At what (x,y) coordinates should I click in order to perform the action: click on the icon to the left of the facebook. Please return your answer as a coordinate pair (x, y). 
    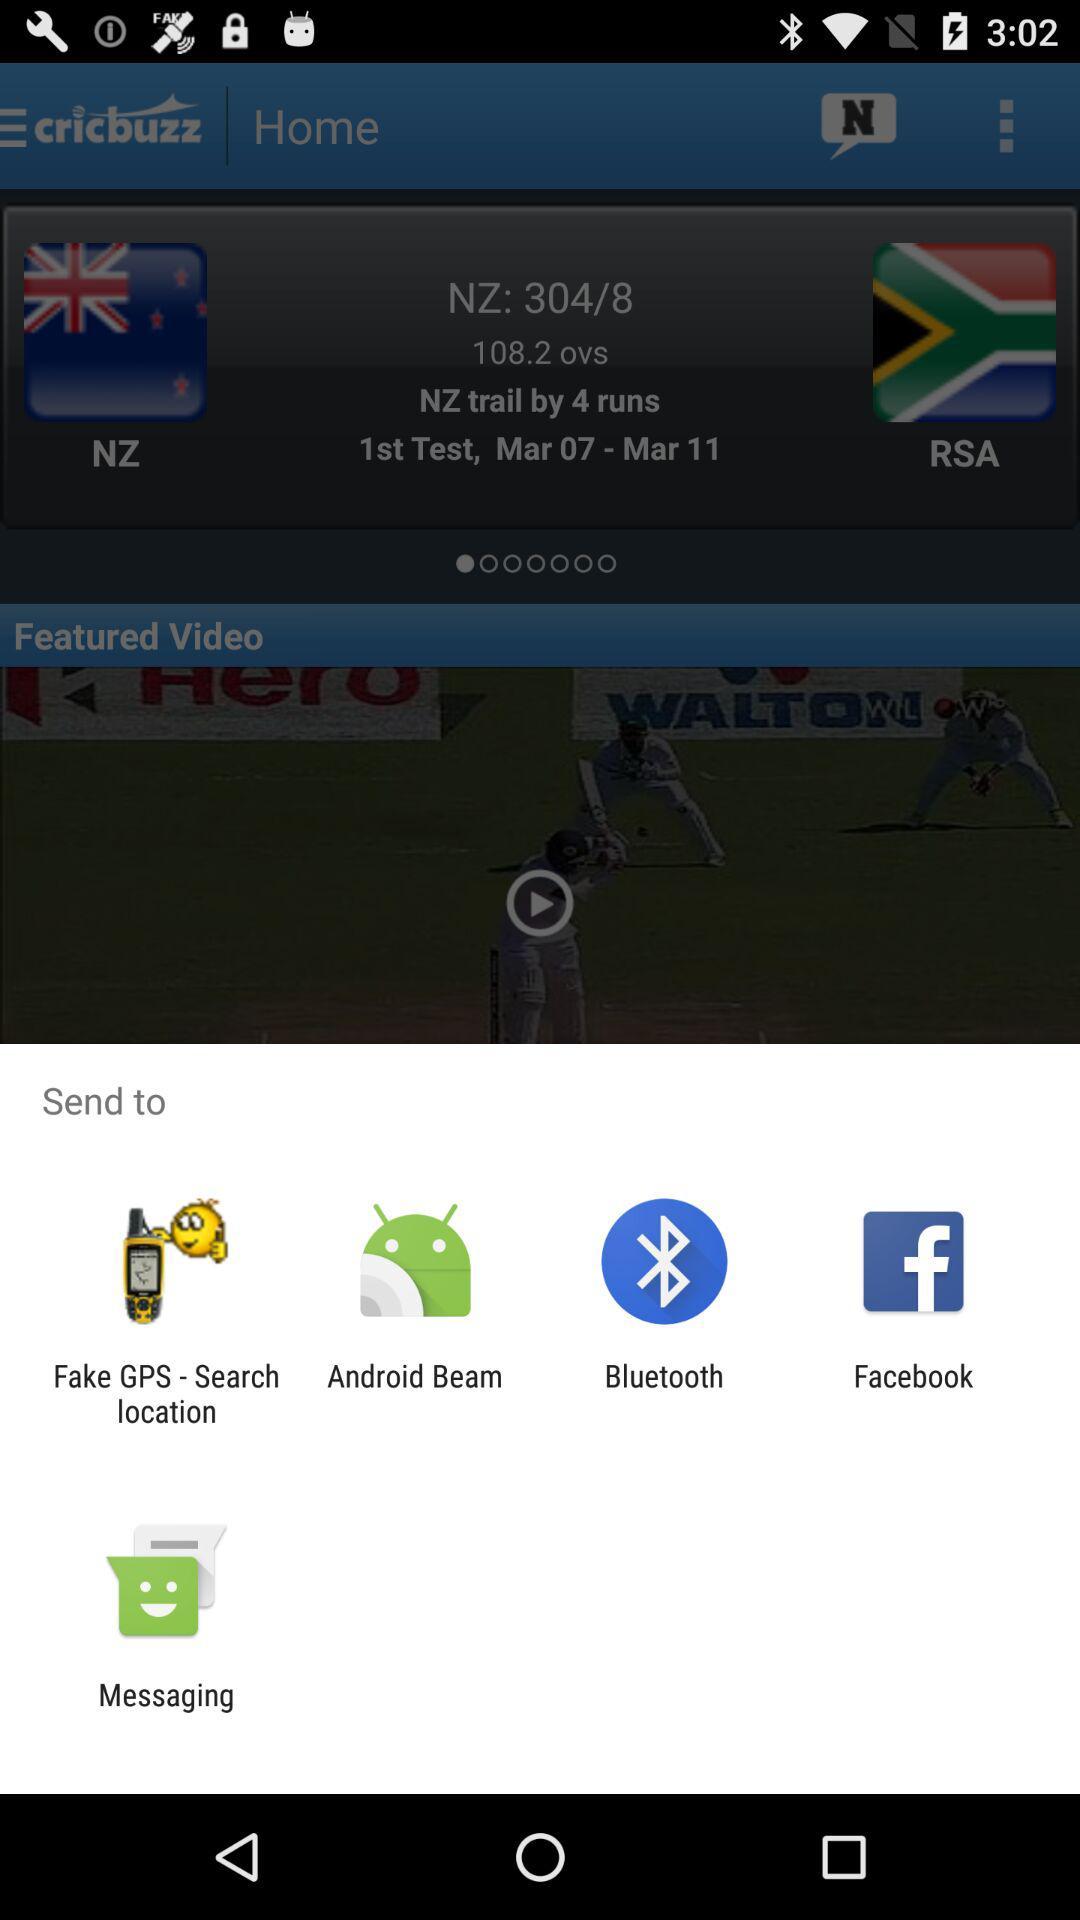
    Looking at the image, I should click on (664, 1392).